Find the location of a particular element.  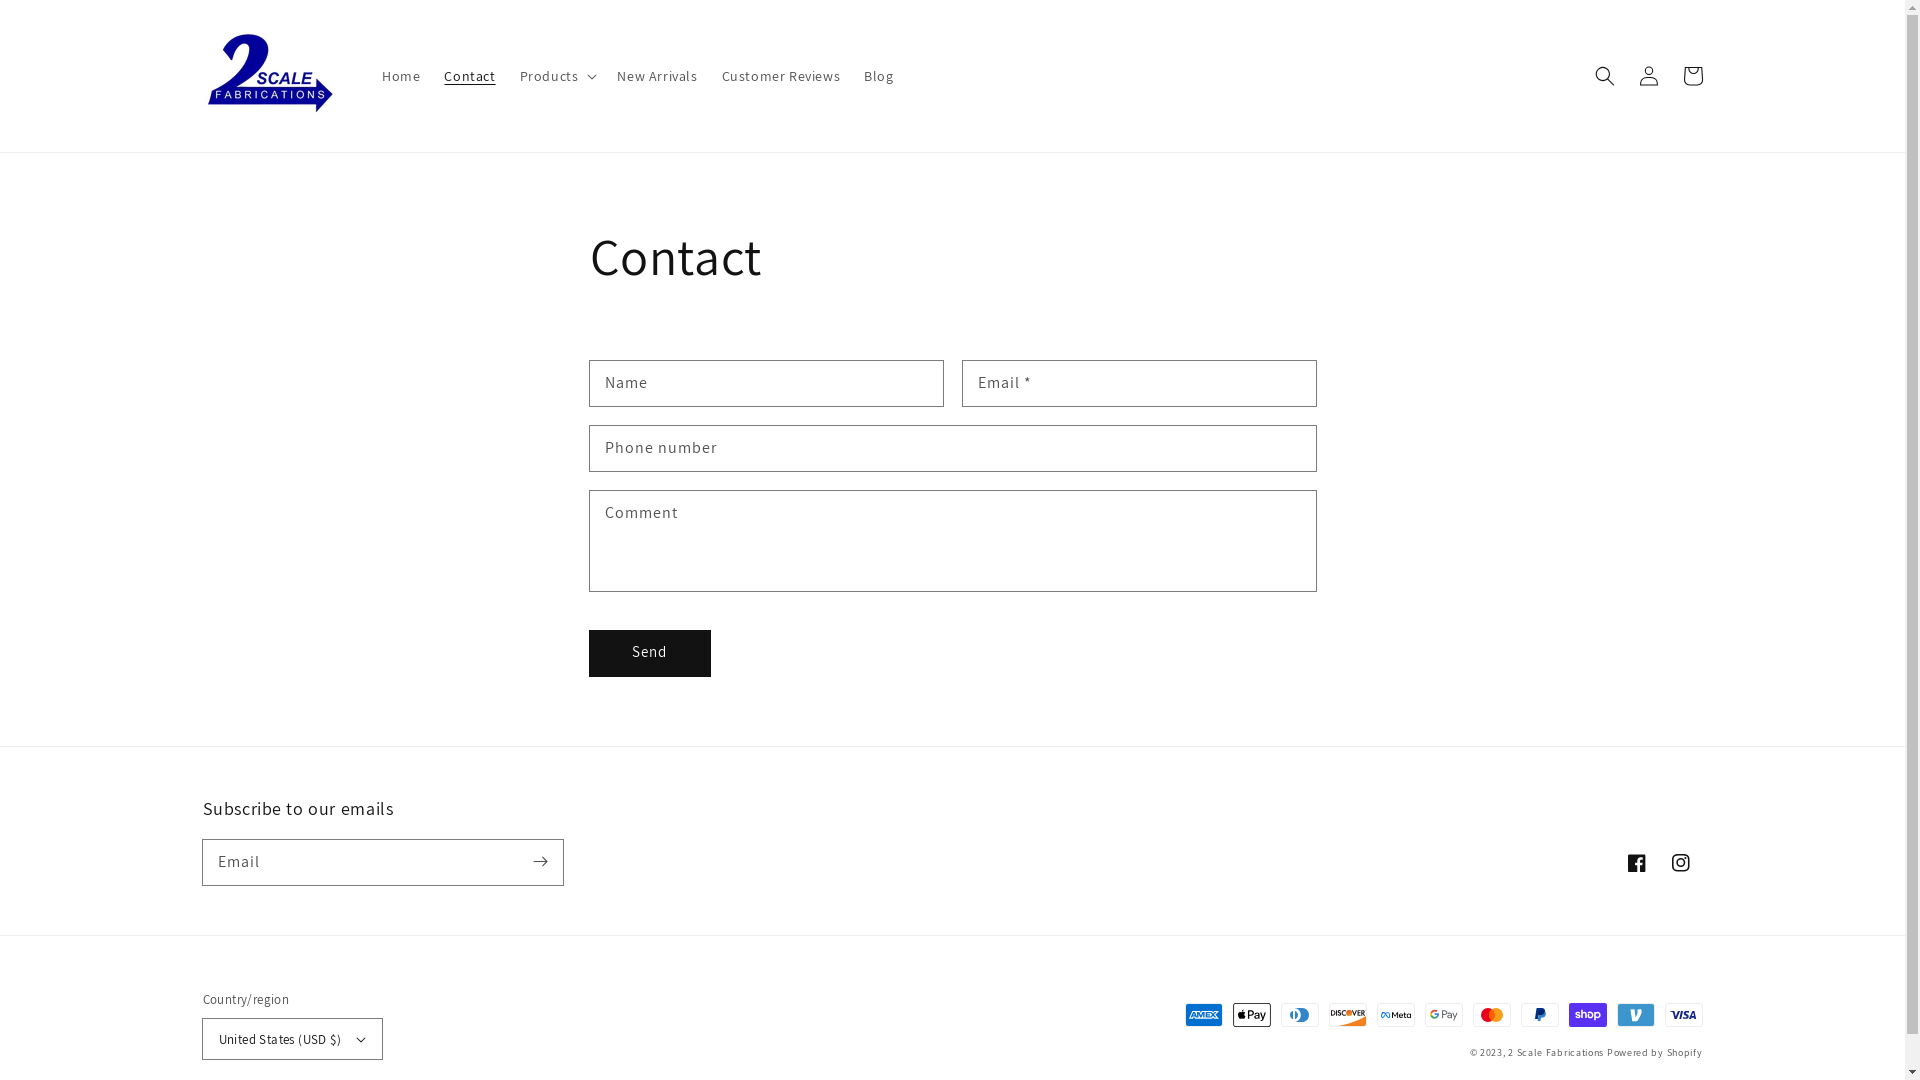

'Cart' is located at coordinates (1690, 75).